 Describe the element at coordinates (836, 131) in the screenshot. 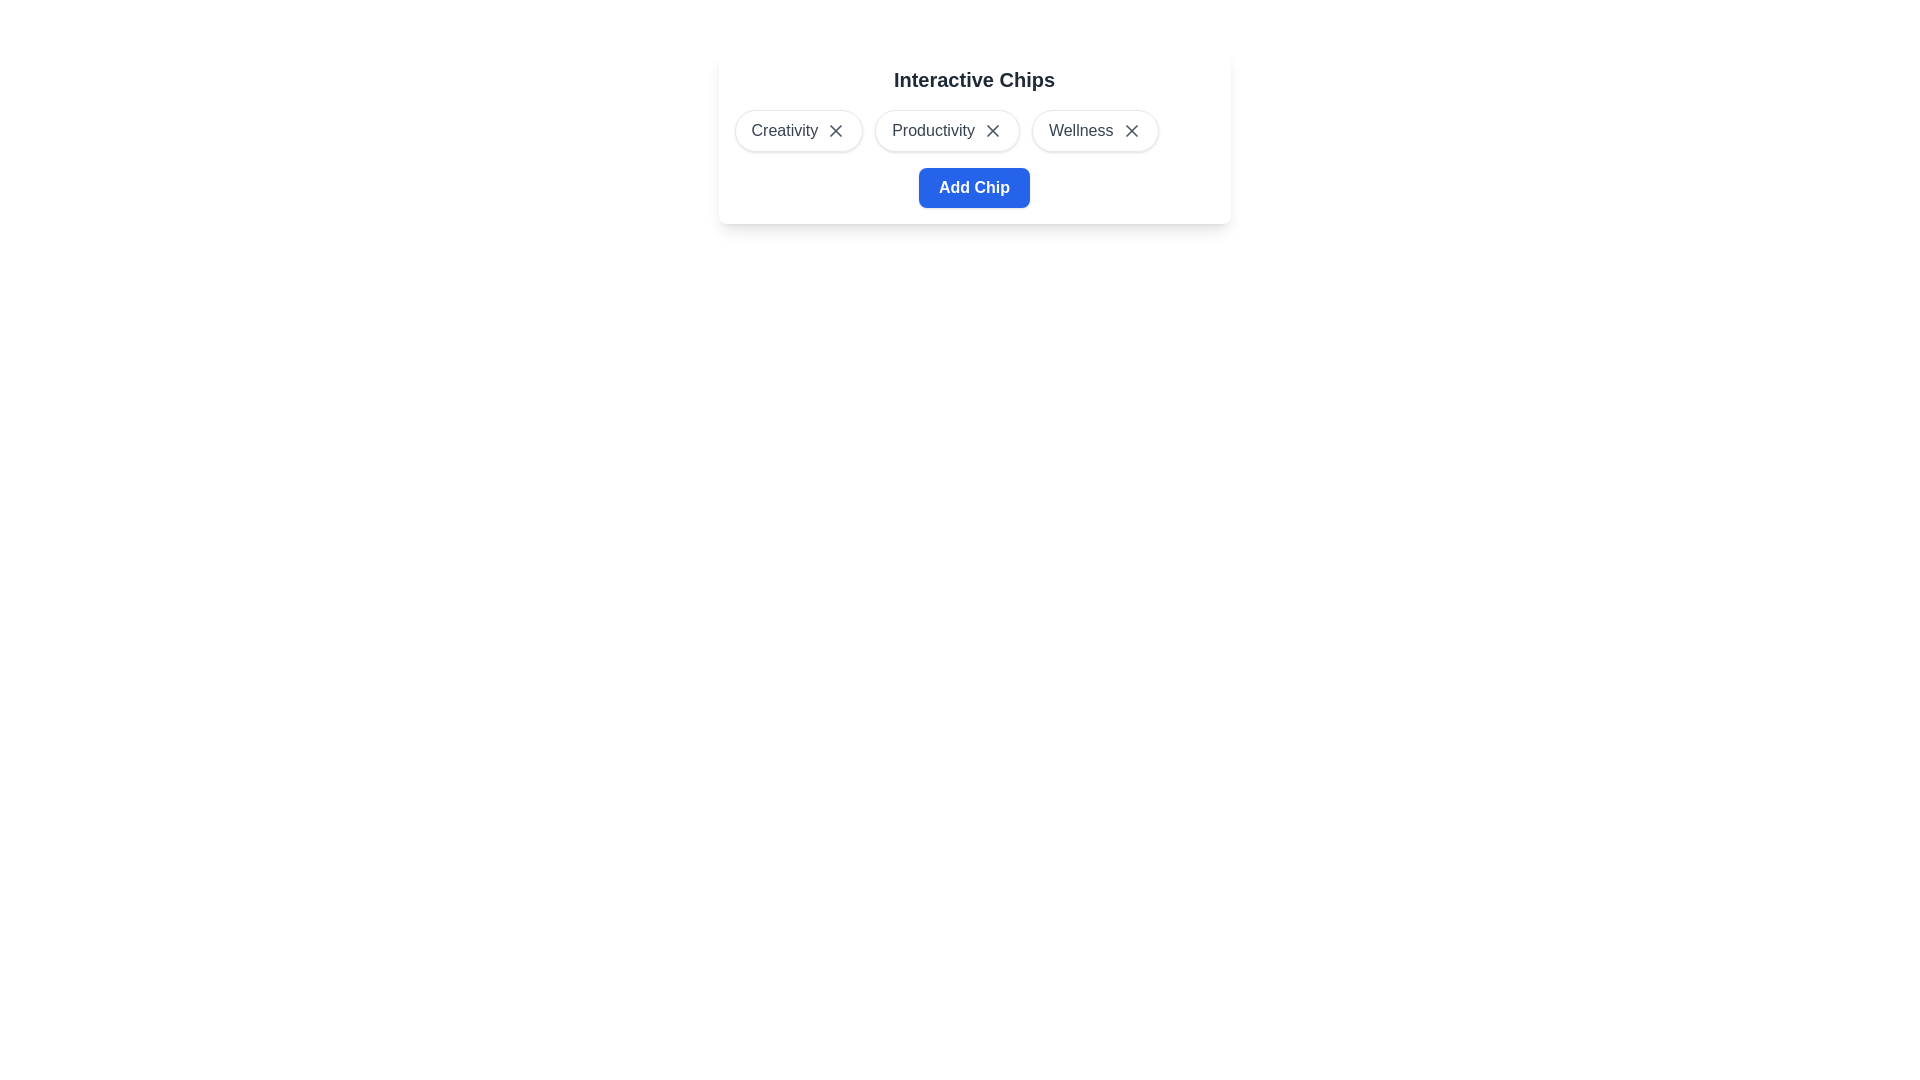

I see `the close/remove icon located within the 'Creativity' chip` at that location.